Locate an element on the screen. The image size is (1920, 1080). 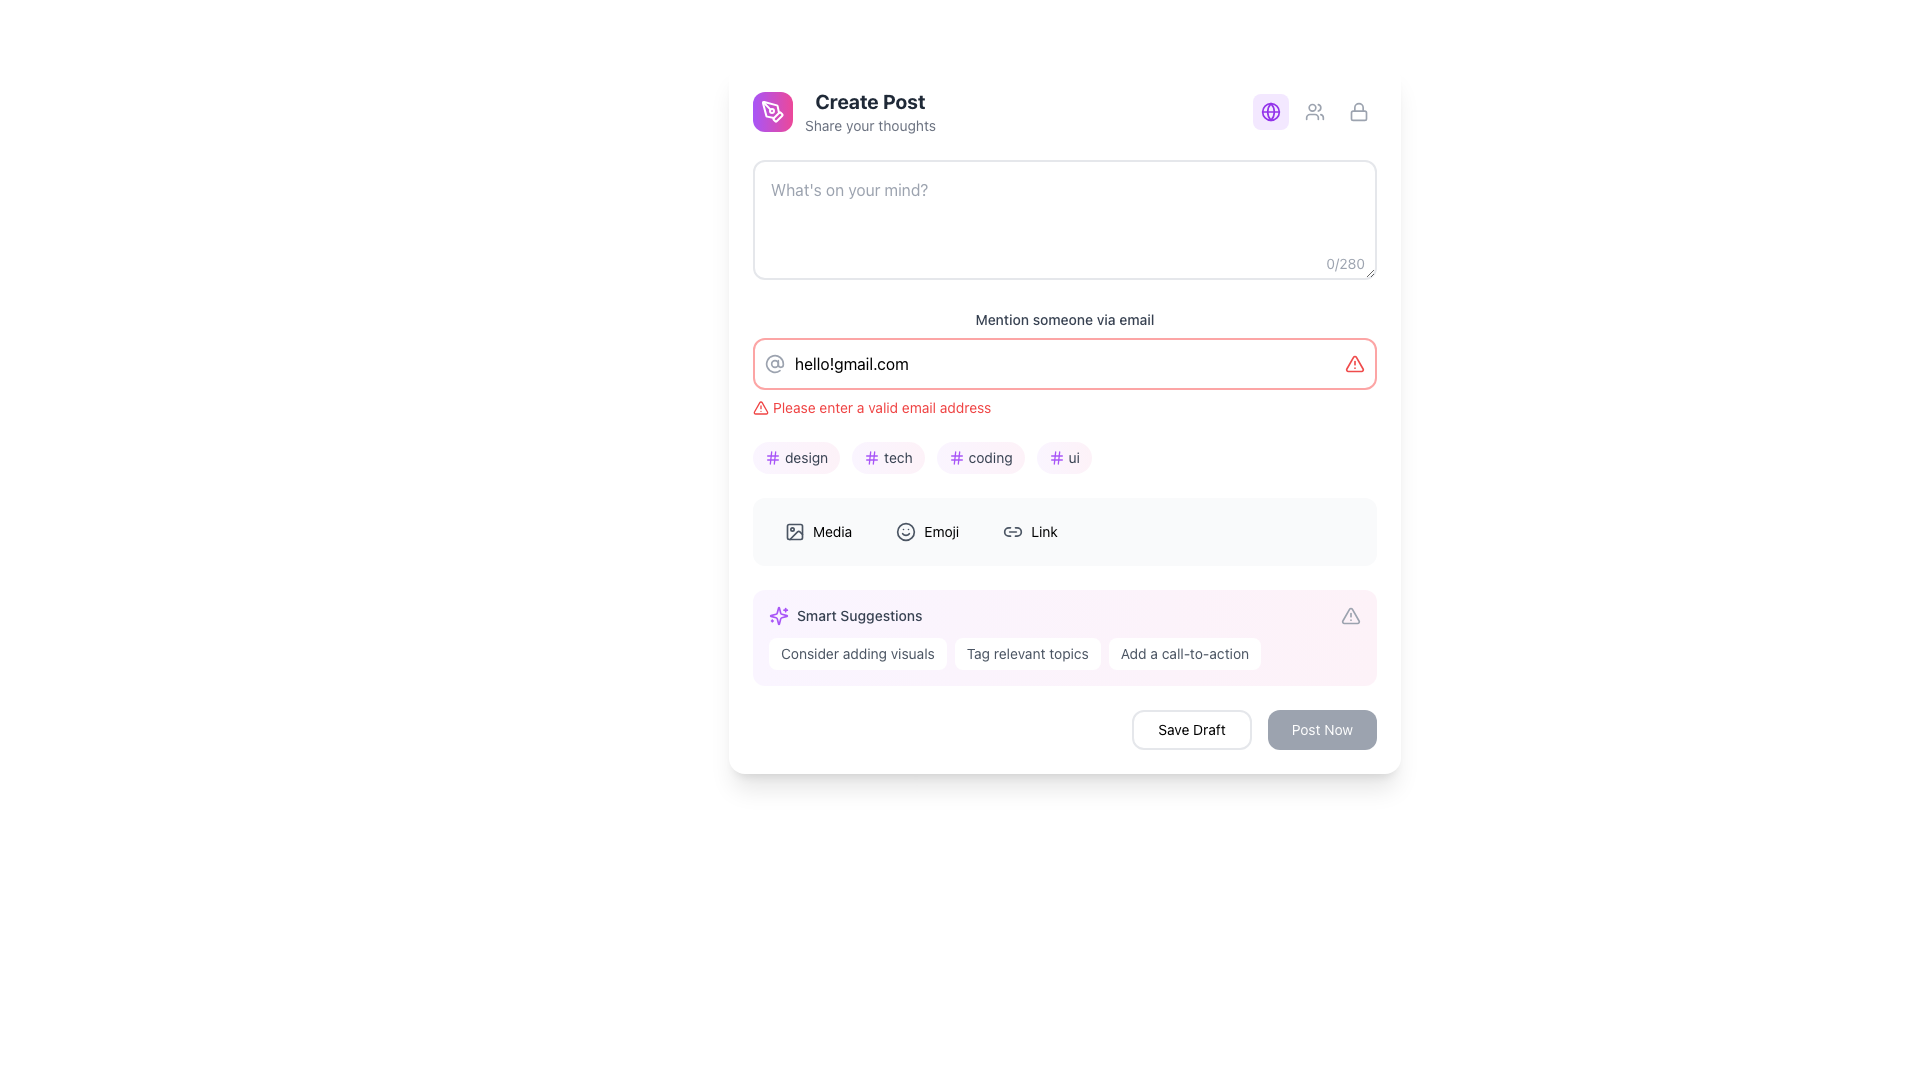
the rightmost button in the 'Smart Suggestions' section is located at coordinates (1185, 654).